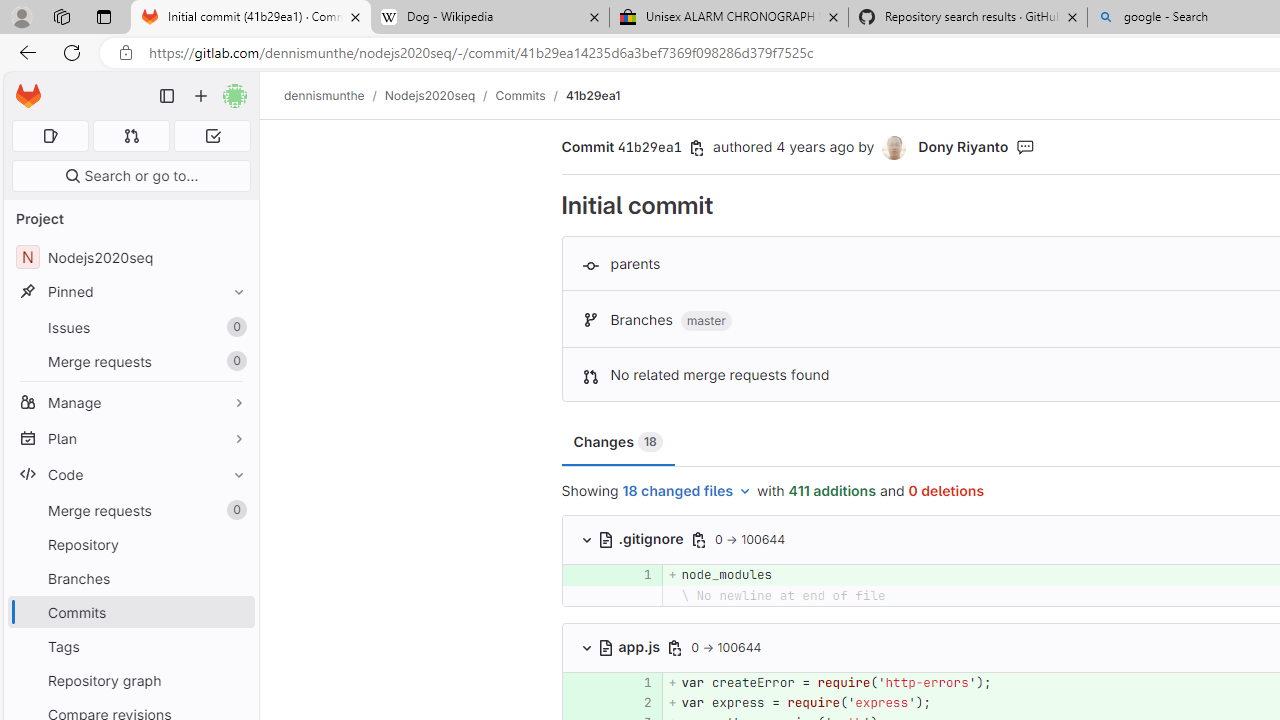 The image size is (1280, 720). What do you see at coordinates (893, 147) in the screenshot?
I see `'Dony Riyanto'` at bounding box center [893, 147].